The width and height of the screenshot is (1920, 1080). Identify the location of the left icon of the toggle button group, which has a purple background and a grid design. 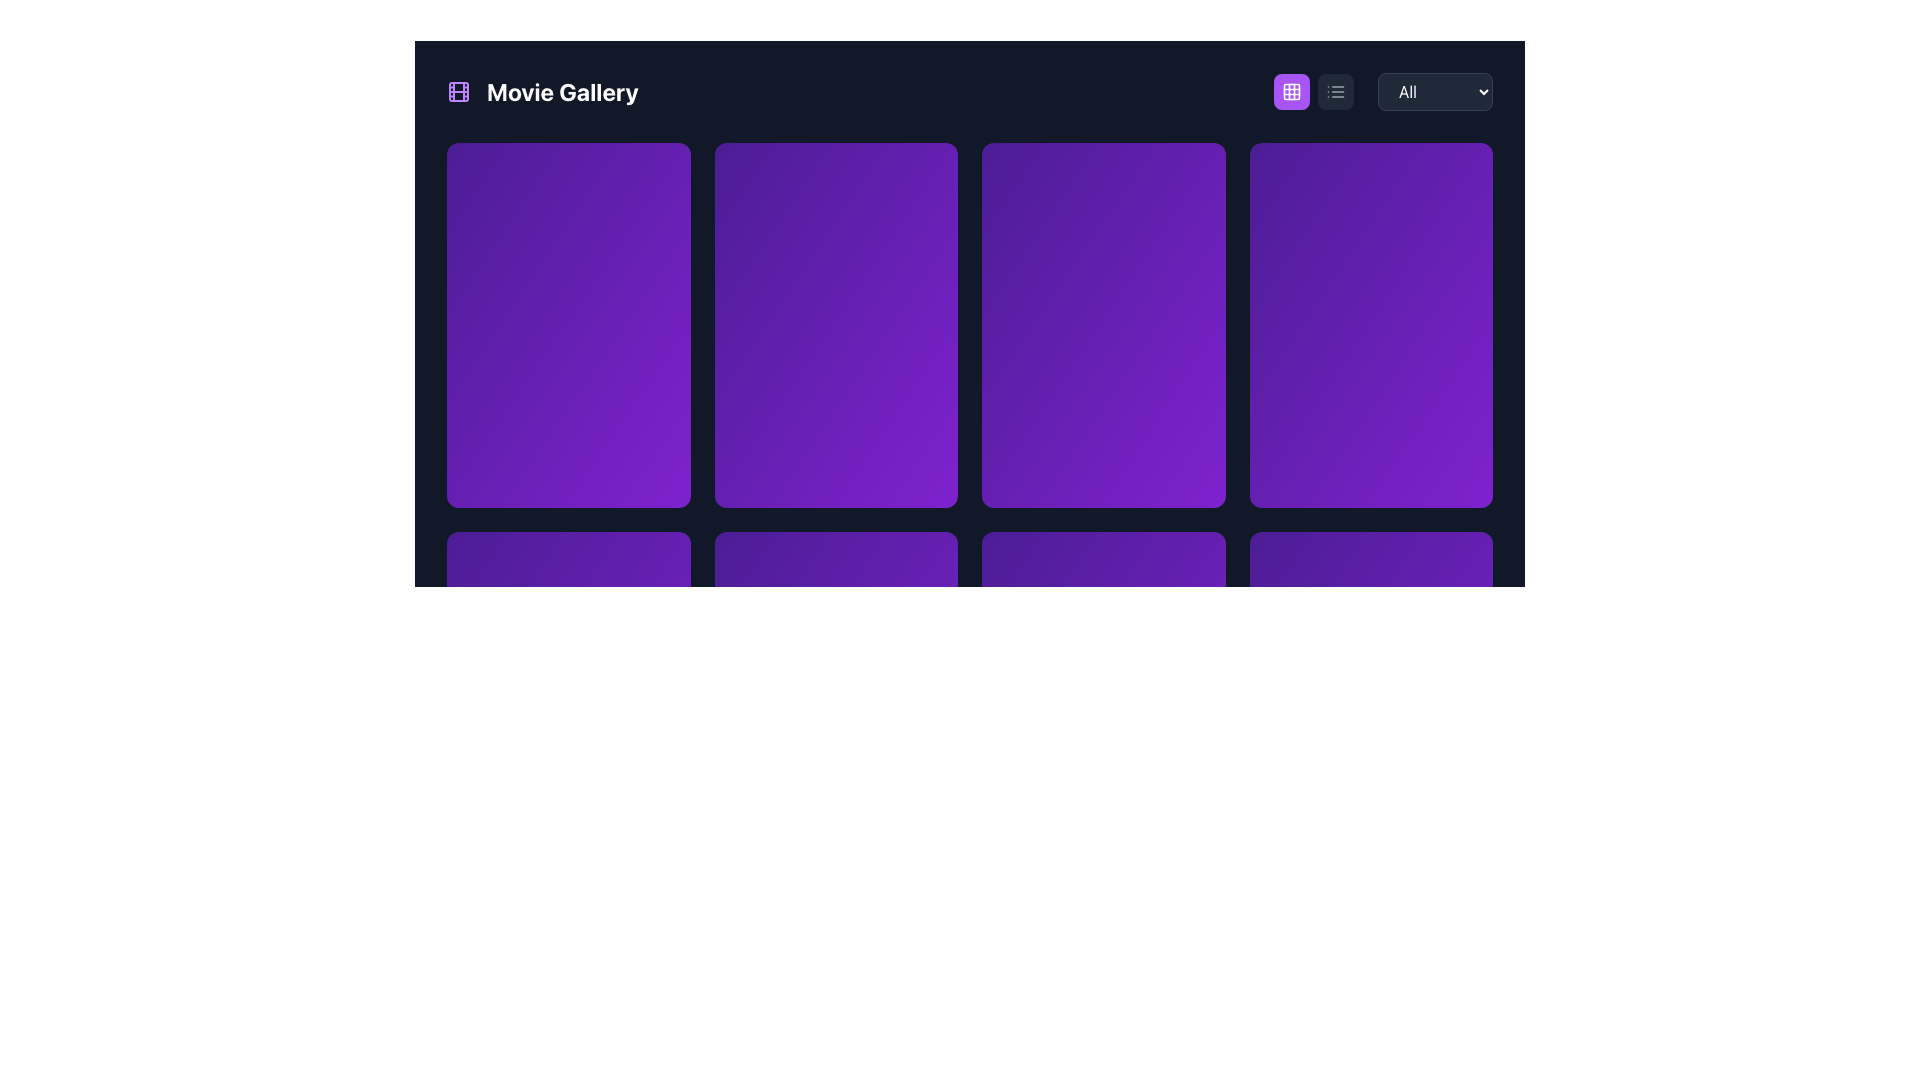
(1314, 92).